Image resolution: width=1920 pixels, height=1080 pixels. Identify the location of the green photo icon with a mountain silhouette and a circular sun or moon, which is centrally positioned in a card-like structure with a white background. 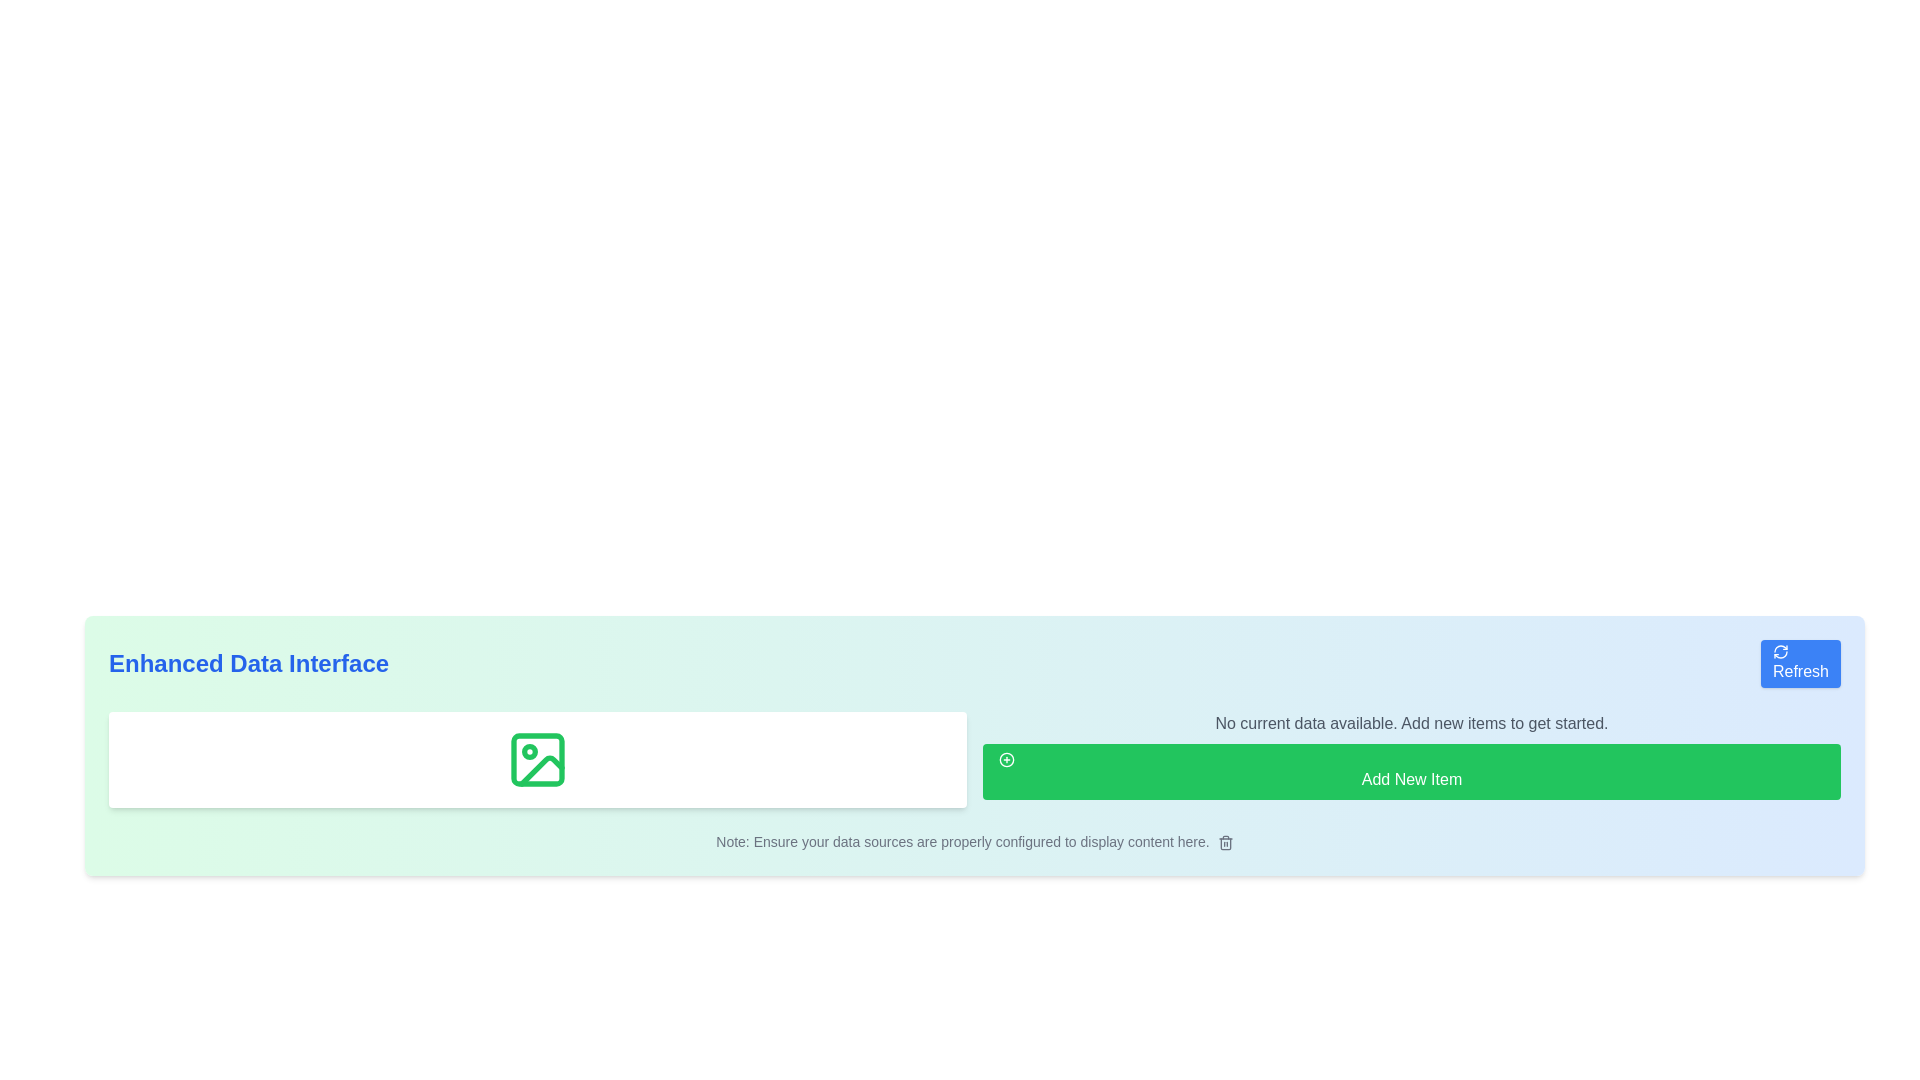
(537, 759).